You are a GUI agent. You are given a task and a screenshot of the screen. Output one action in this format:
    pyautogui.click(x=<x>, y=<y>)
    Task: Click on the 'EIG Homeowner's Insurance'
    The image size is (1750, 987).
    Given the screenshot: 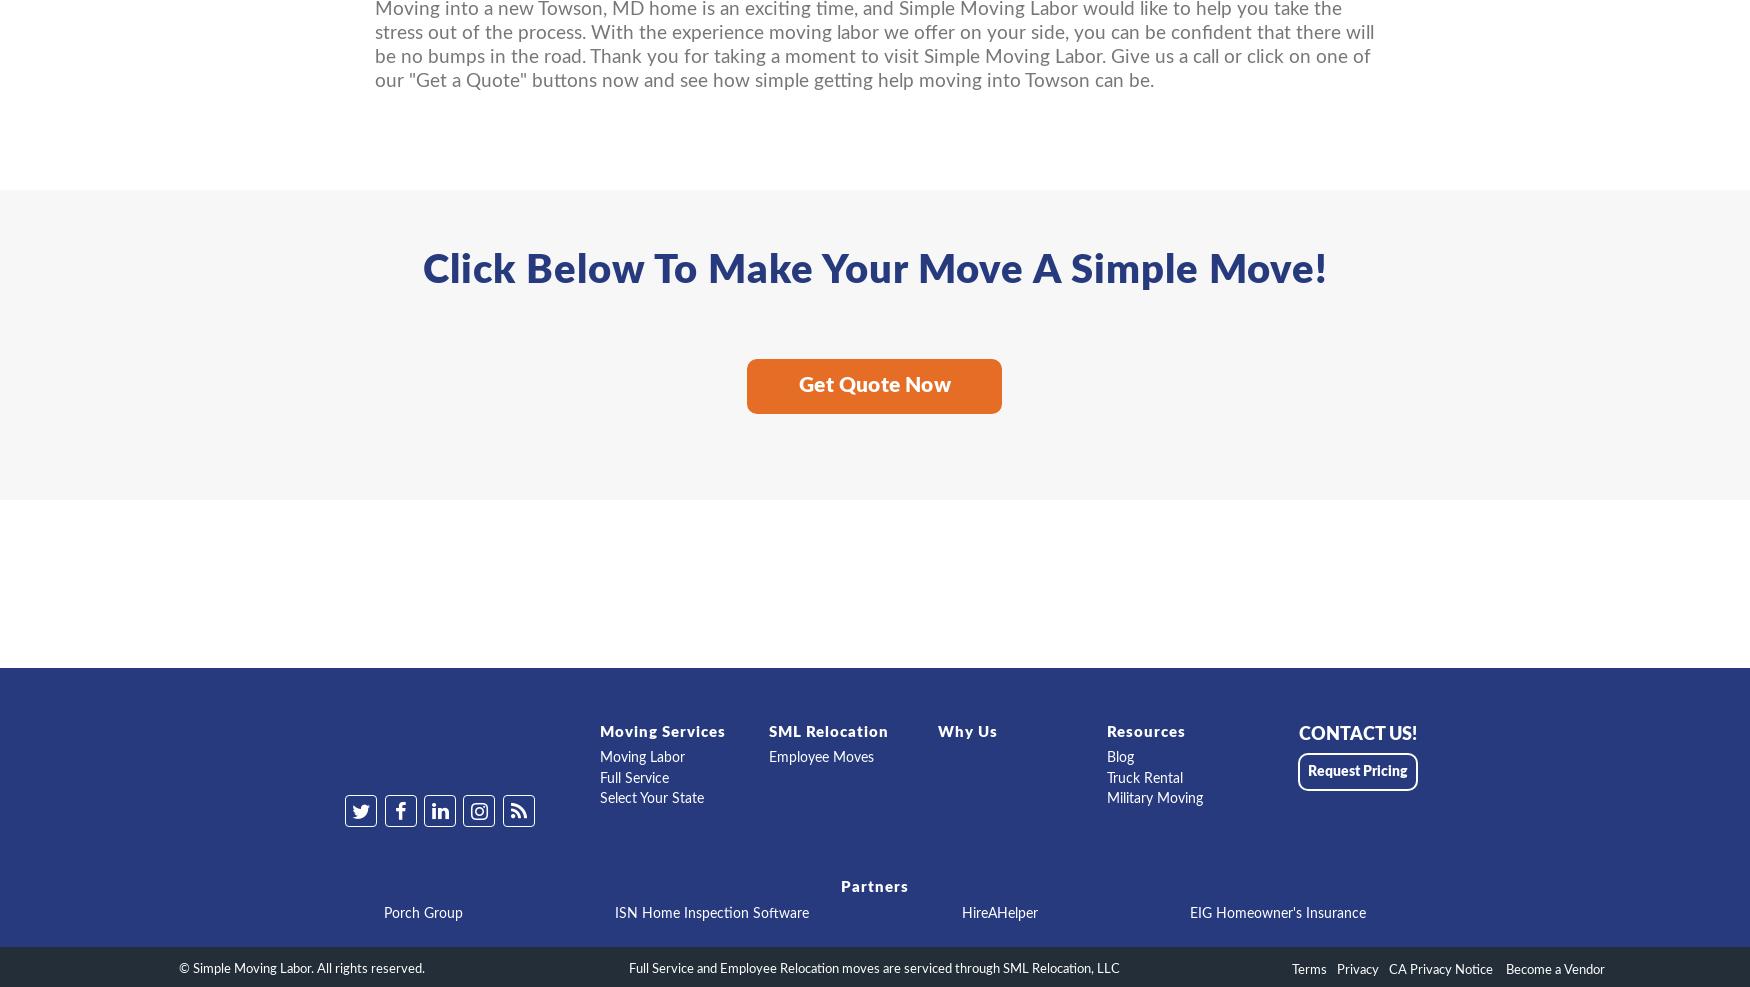 What is the action you would take?
    pyautogui.click(x=1277, y=911)
    